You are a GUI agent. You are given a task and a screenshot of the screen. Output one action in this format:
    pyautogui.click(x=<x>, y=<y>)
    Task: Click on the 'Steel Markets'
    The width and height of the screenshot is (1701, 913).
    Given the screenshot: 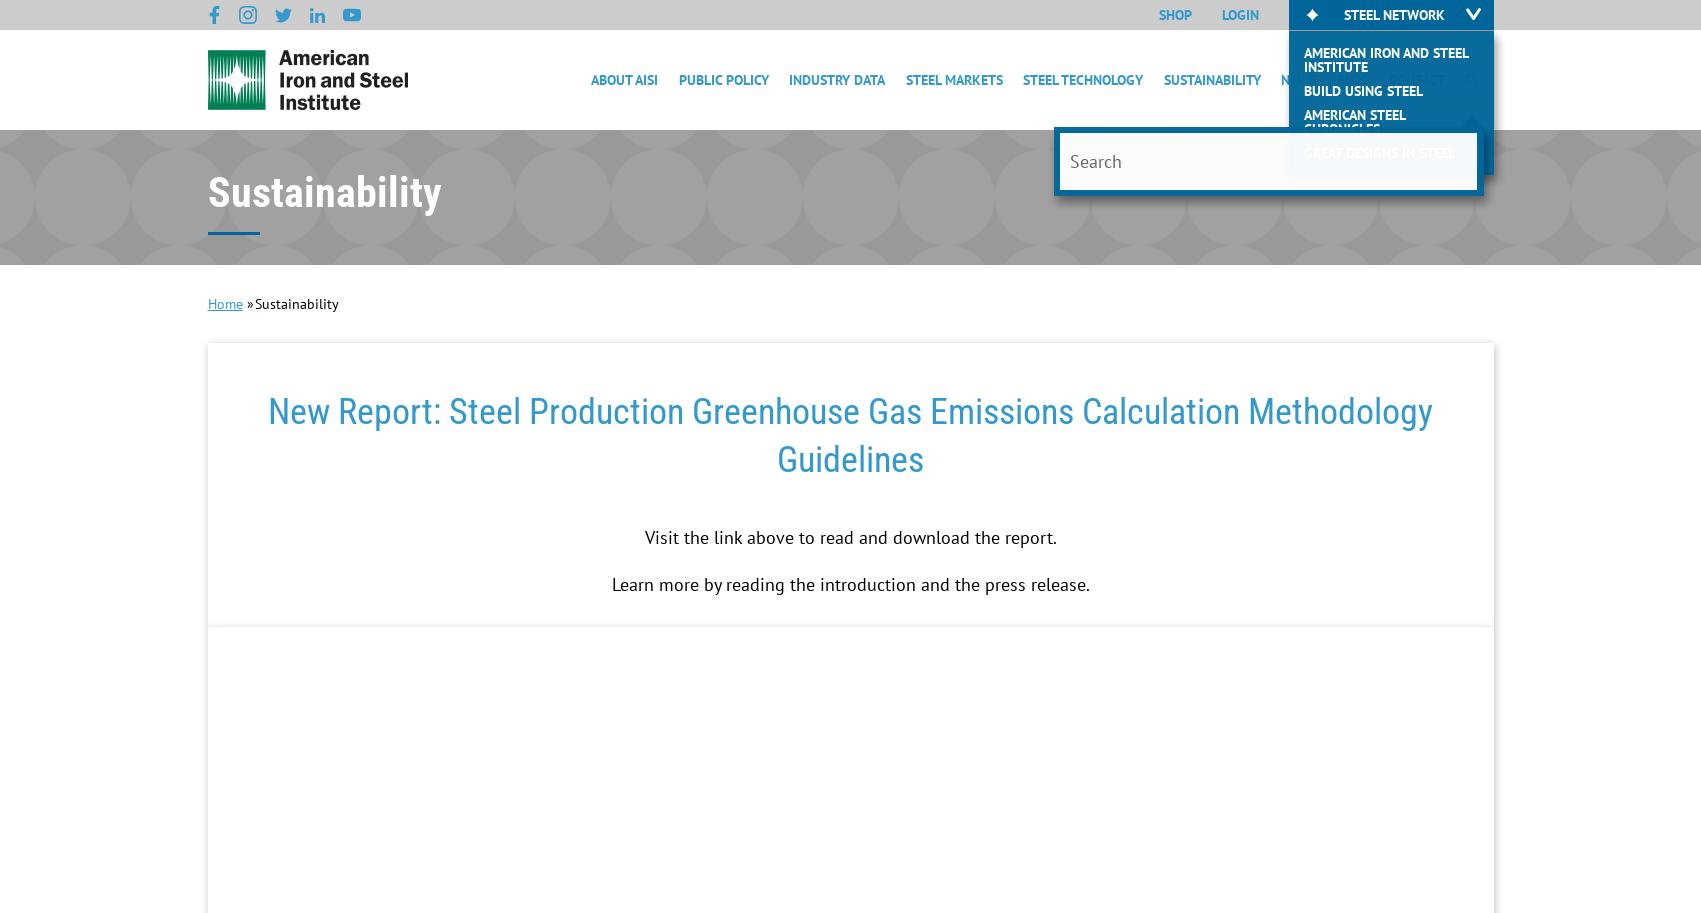 What is the action you would take?
    pyautogui.click(x=952, y=78)
    